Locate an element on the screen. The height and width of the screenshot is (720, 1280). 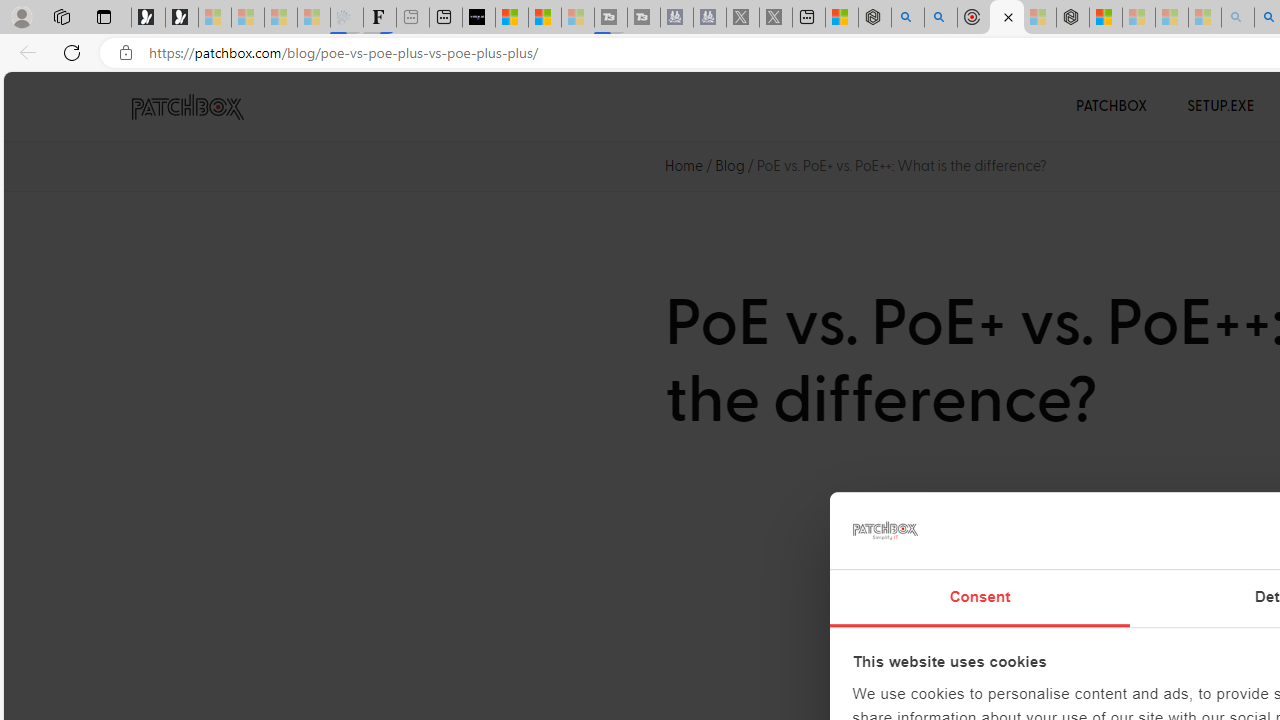
'amazon - Search - Sleeping' is located at coordinates (1237, 17).